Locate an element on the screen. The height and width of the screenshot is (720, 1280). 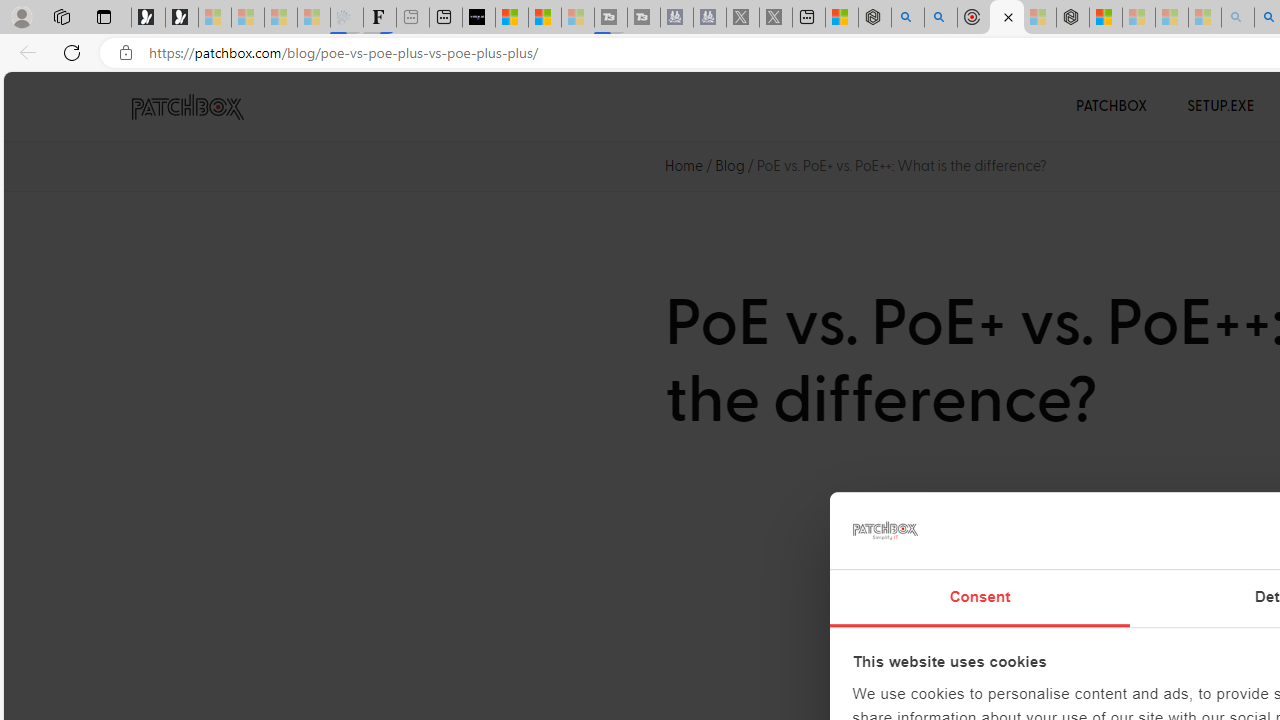
'amazon - Search - Sleeping' is located at coordinates (1237, 17).